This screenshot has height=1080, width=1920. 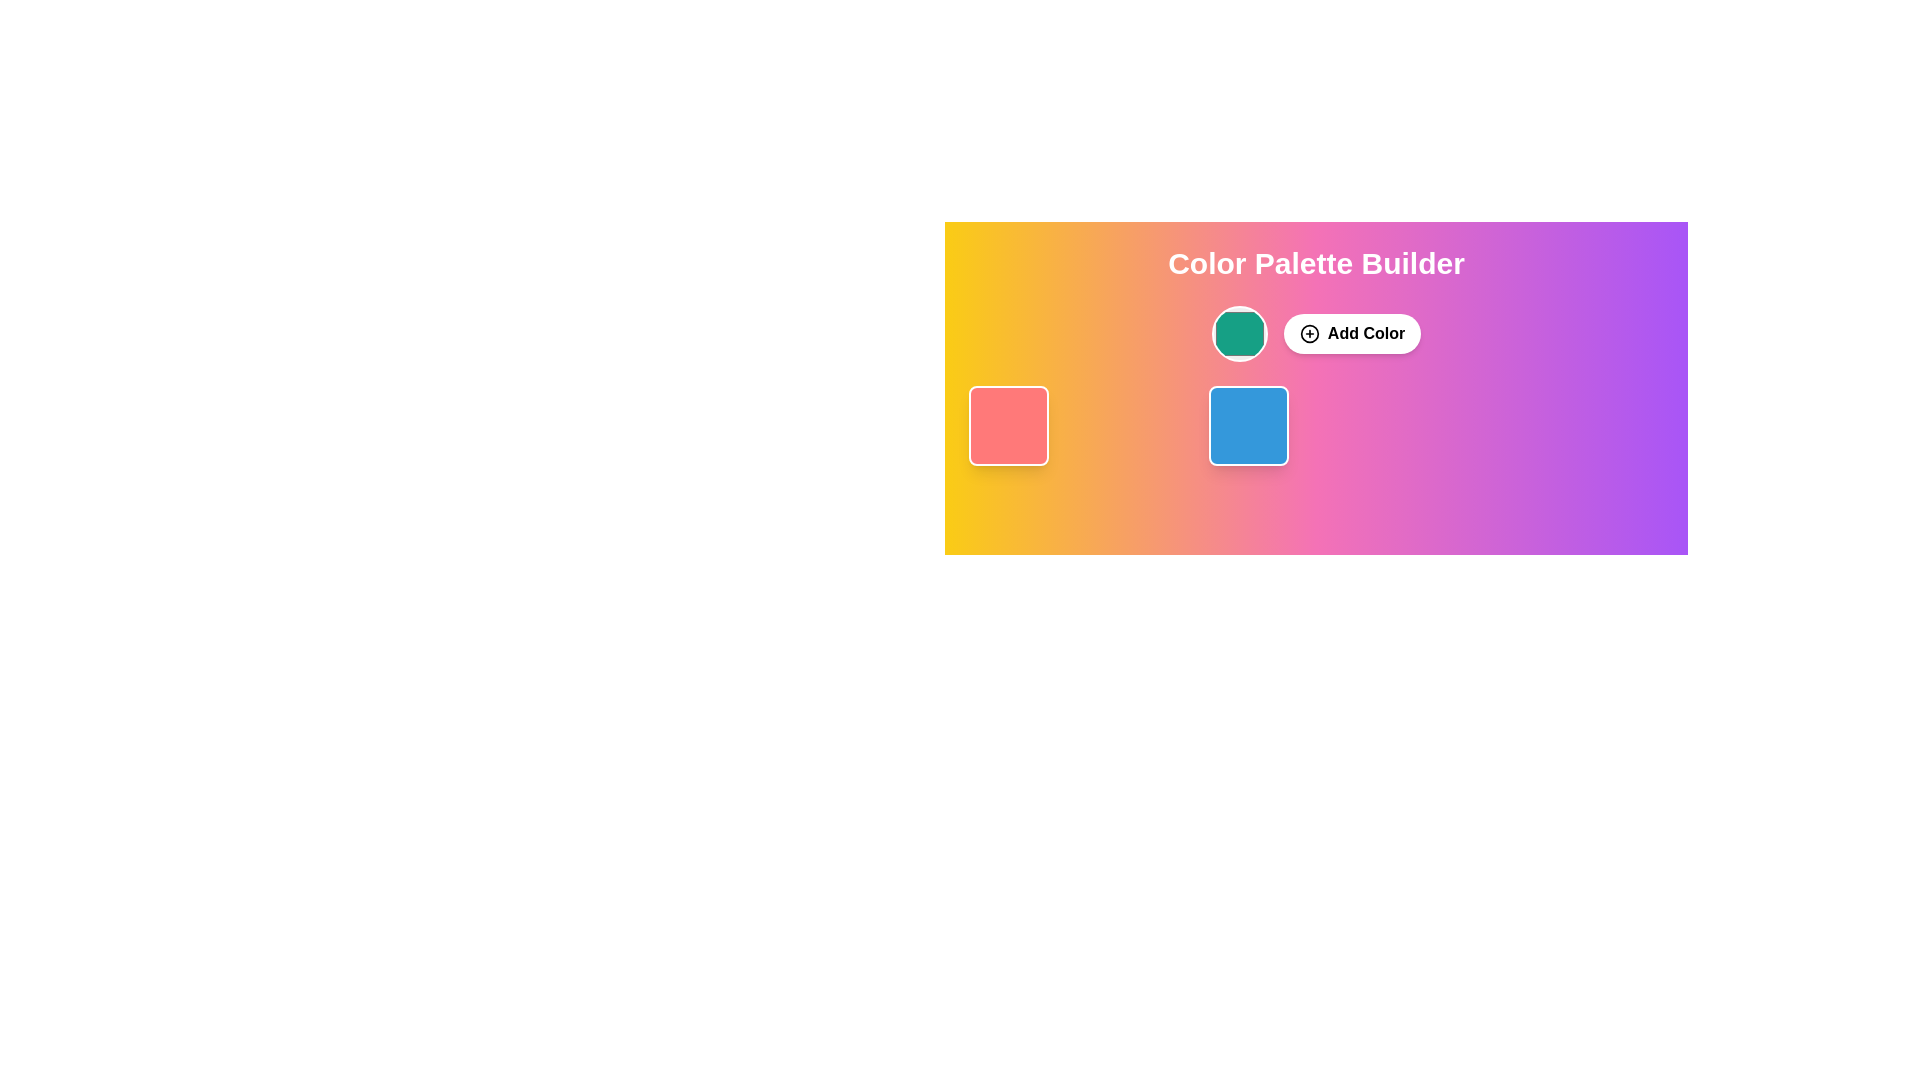 What do you see at coordinates (1238, 333) in the screenshot?
I see `the color selector button which represents the teal green color, located in the 'Add Color' section, preceding the 'Add Color' button` at bounding box center [1238, 333].